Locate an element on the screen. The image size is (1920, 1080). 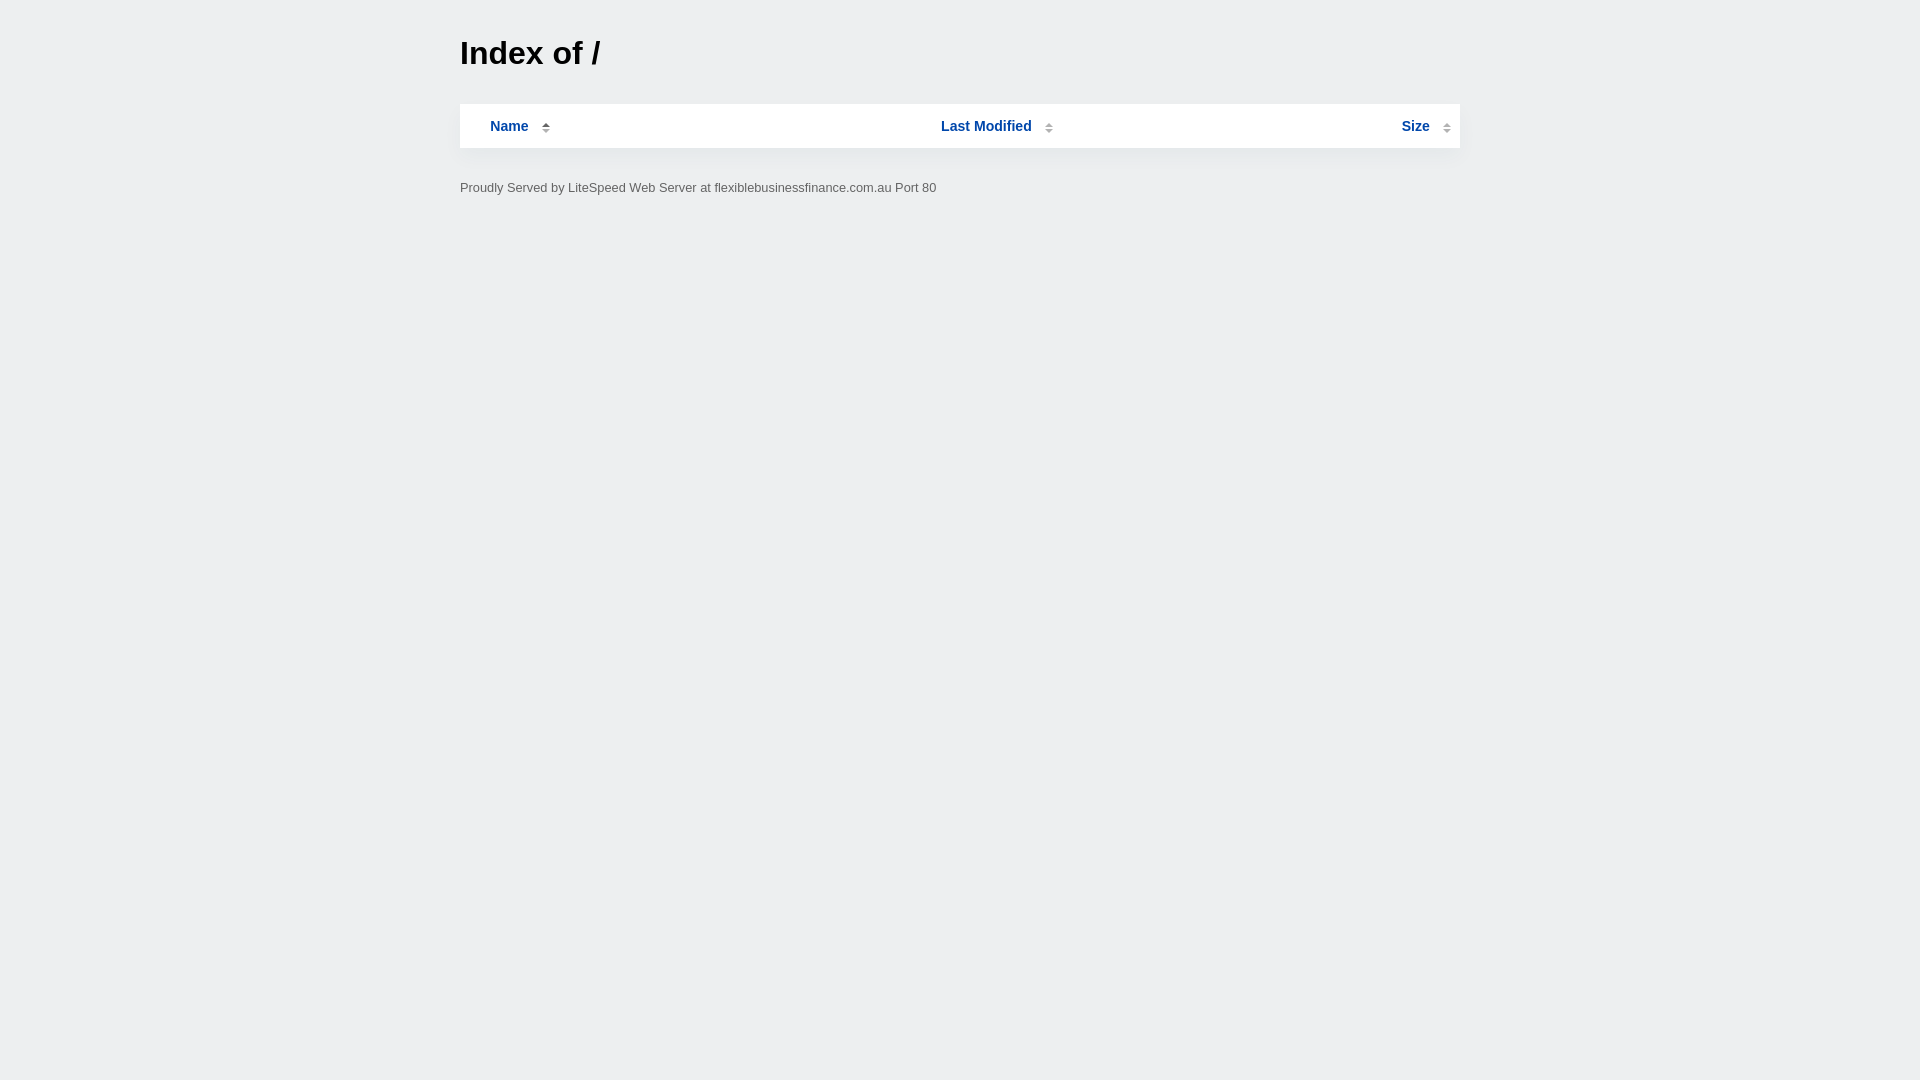
'Size' is located at coordinates (1425, 126).